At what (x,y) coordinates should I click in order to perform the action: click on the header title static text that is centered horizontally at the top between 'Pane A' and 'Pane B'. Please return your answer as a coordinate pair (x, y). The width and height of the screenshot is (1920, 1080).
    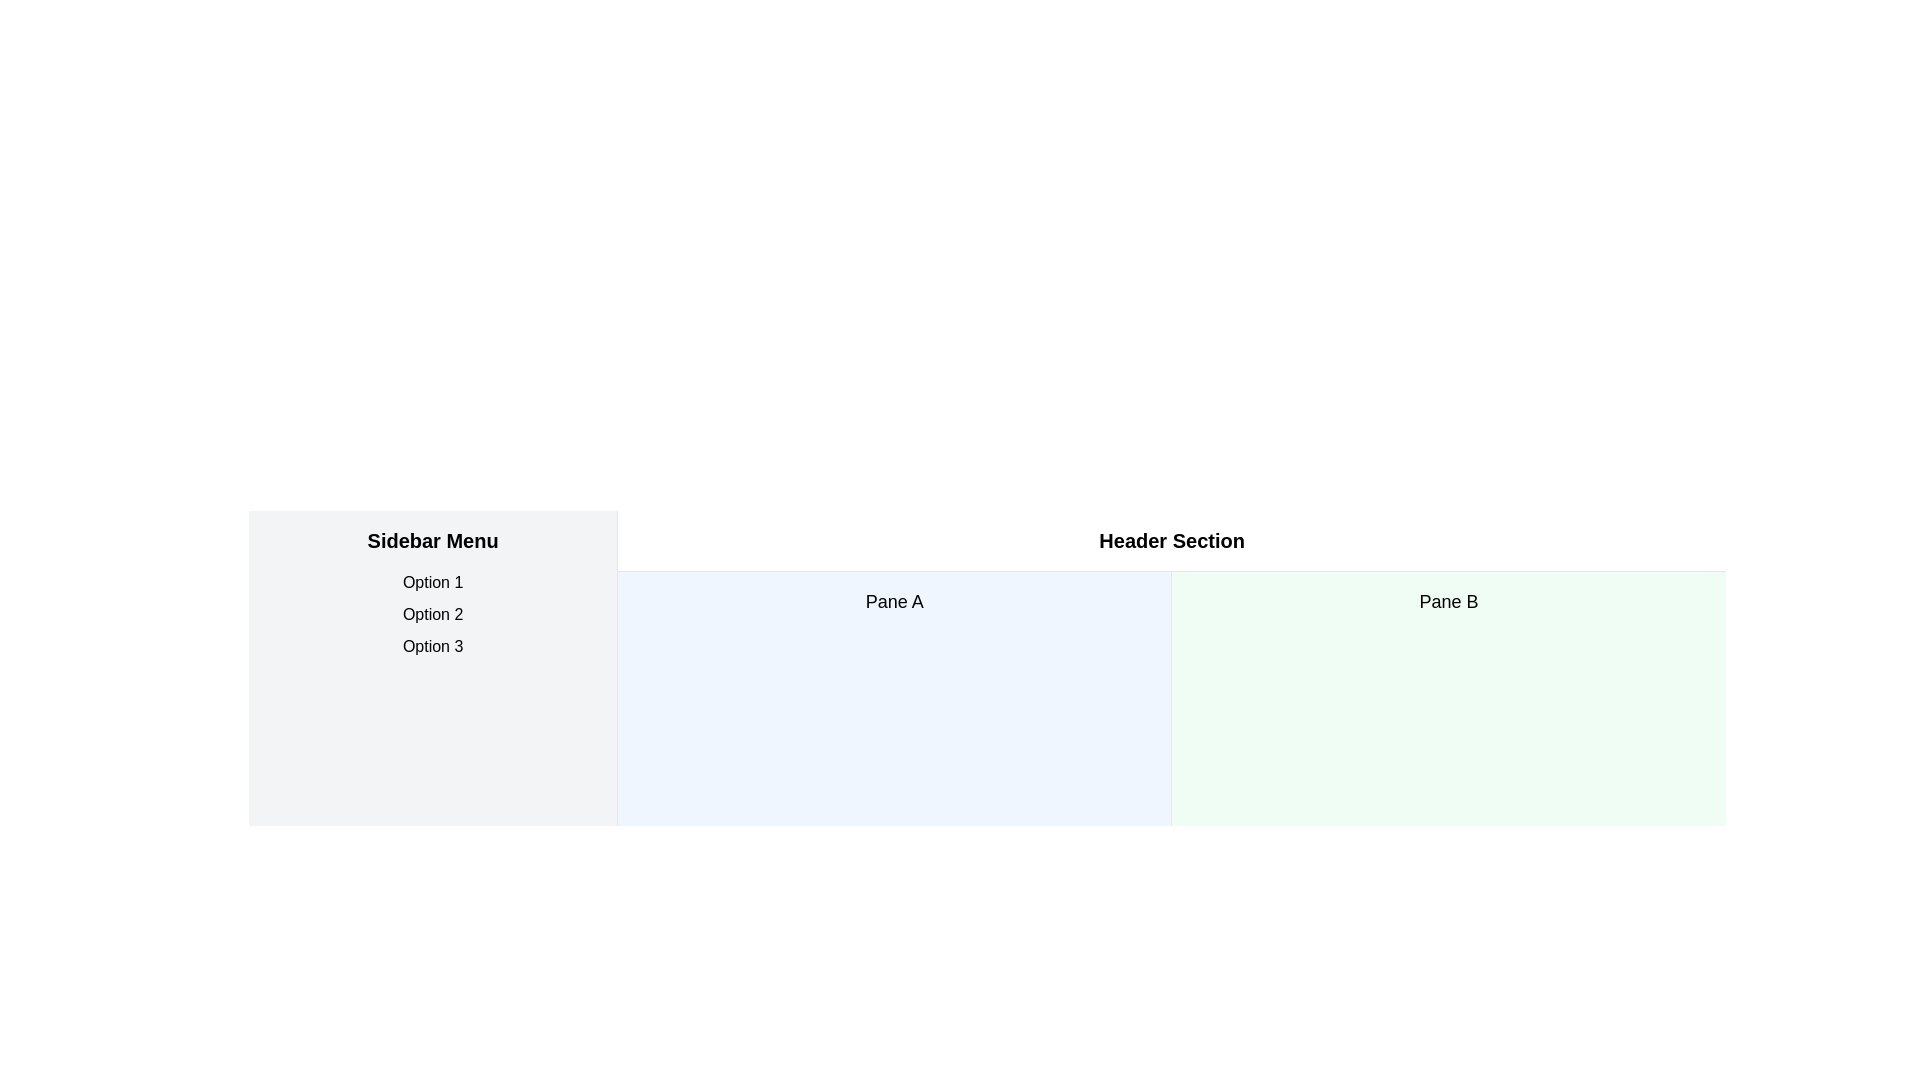
    Looking at the image, I should click on (1172, 540).